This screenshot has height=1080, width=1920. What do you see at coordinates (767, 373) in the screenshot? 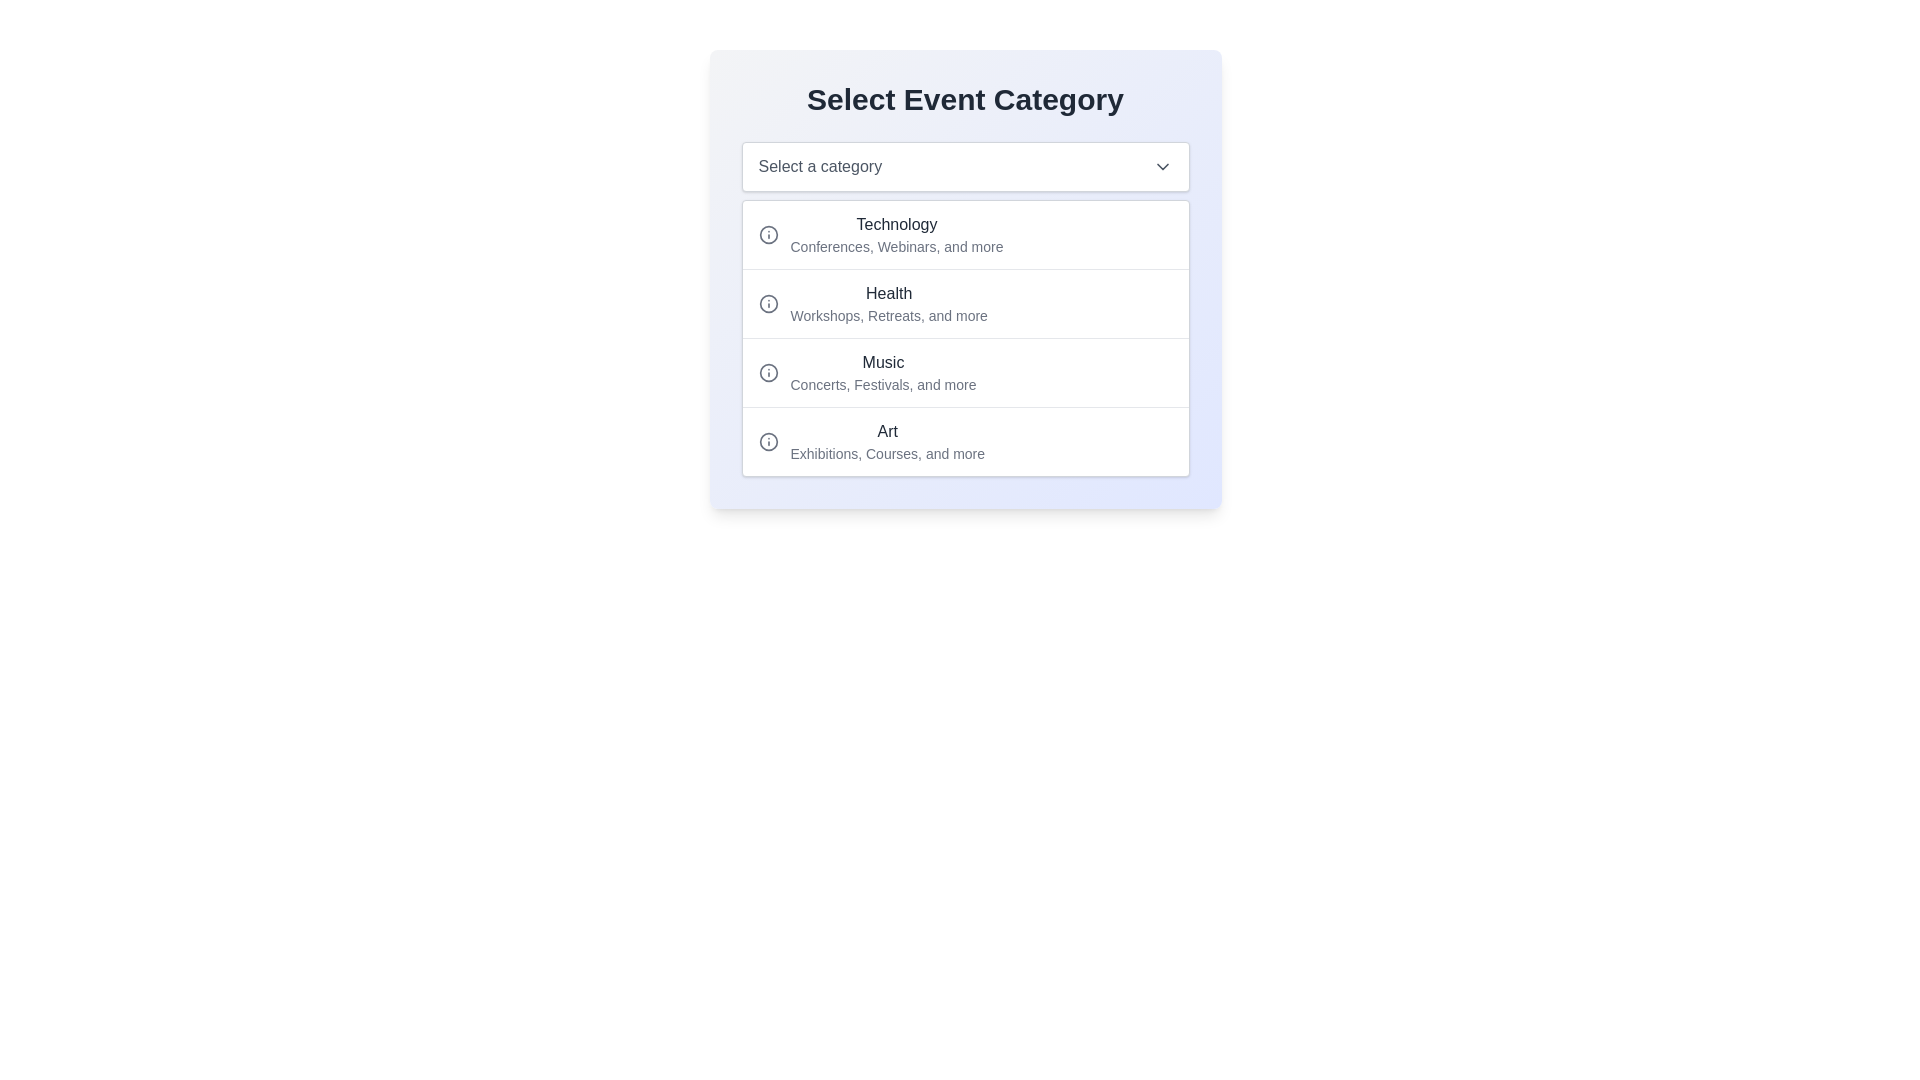
I see `the circular icon located to the left of the 'Music' option in the vertically arranged list of categories` at bounding box center [767, 373].